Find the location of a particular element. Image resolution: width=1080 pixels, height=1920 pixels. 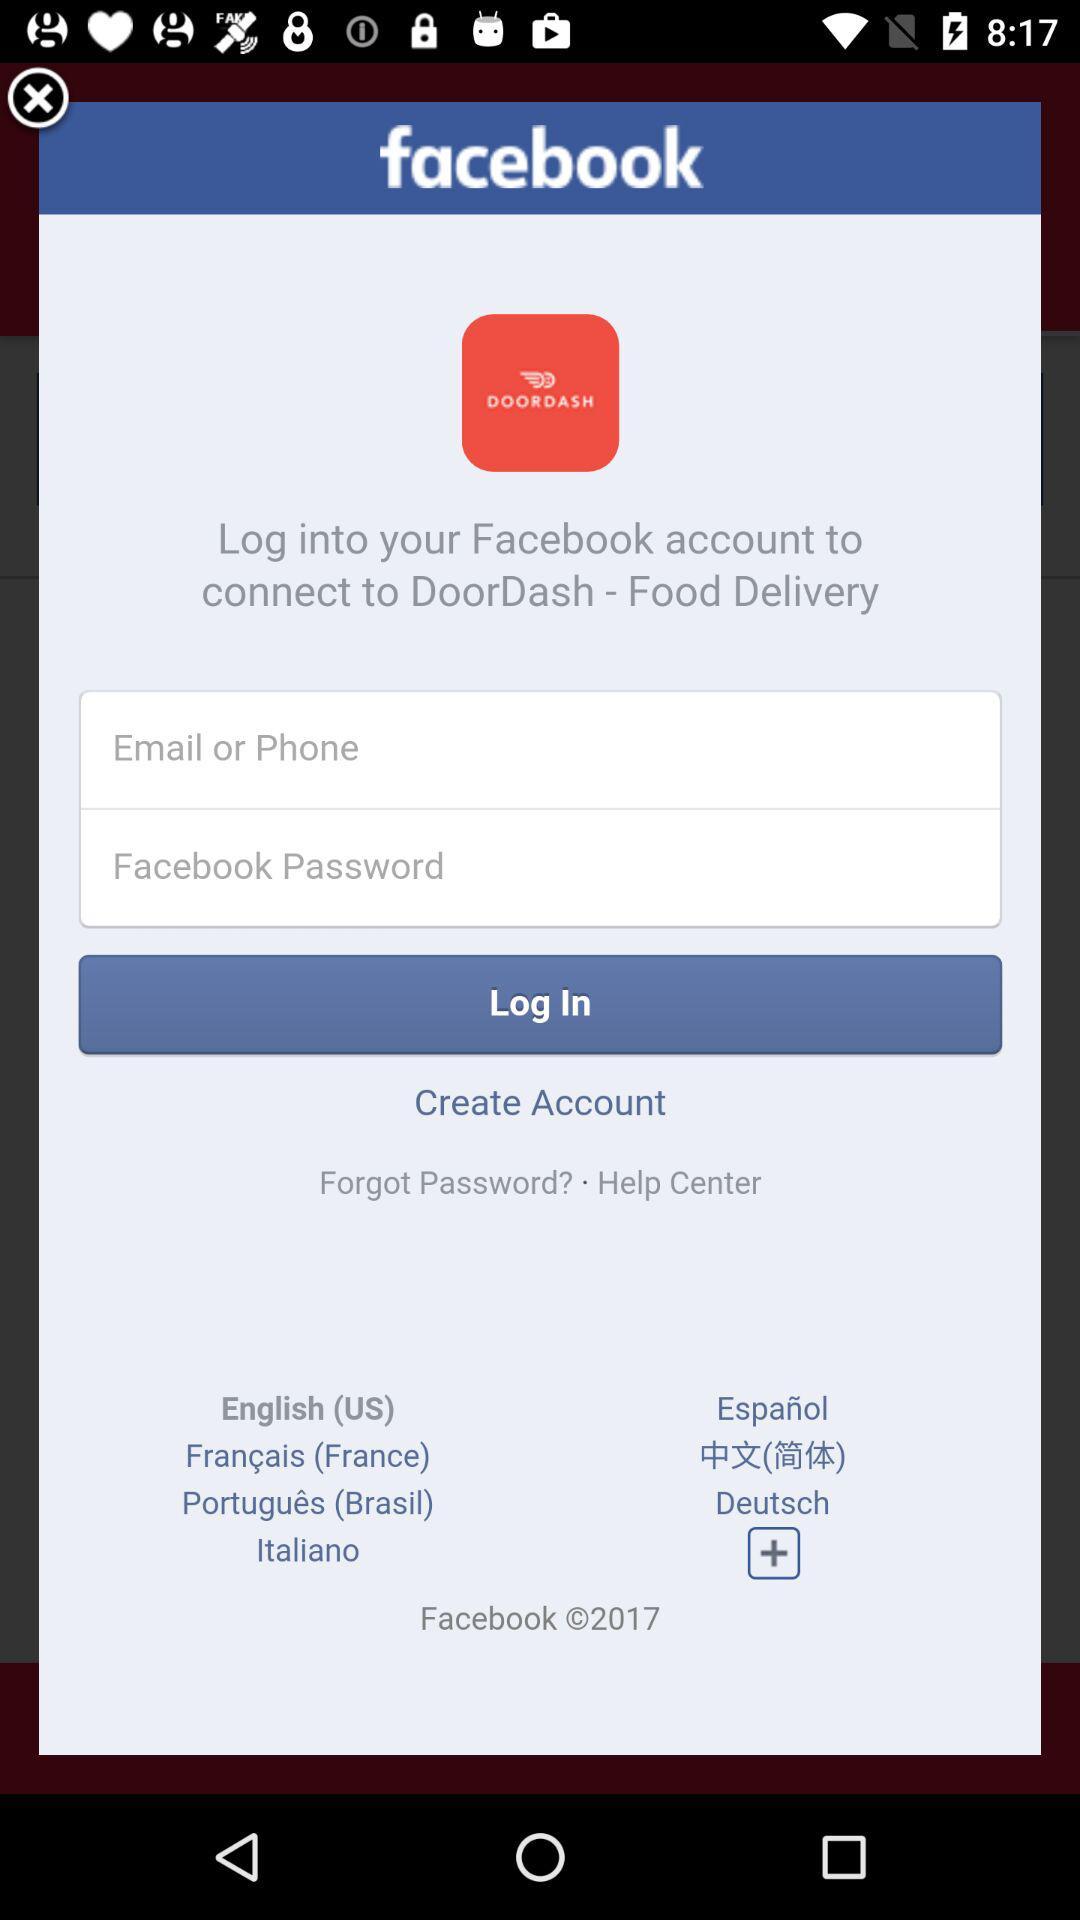

out is located at coordinates (38, 100).